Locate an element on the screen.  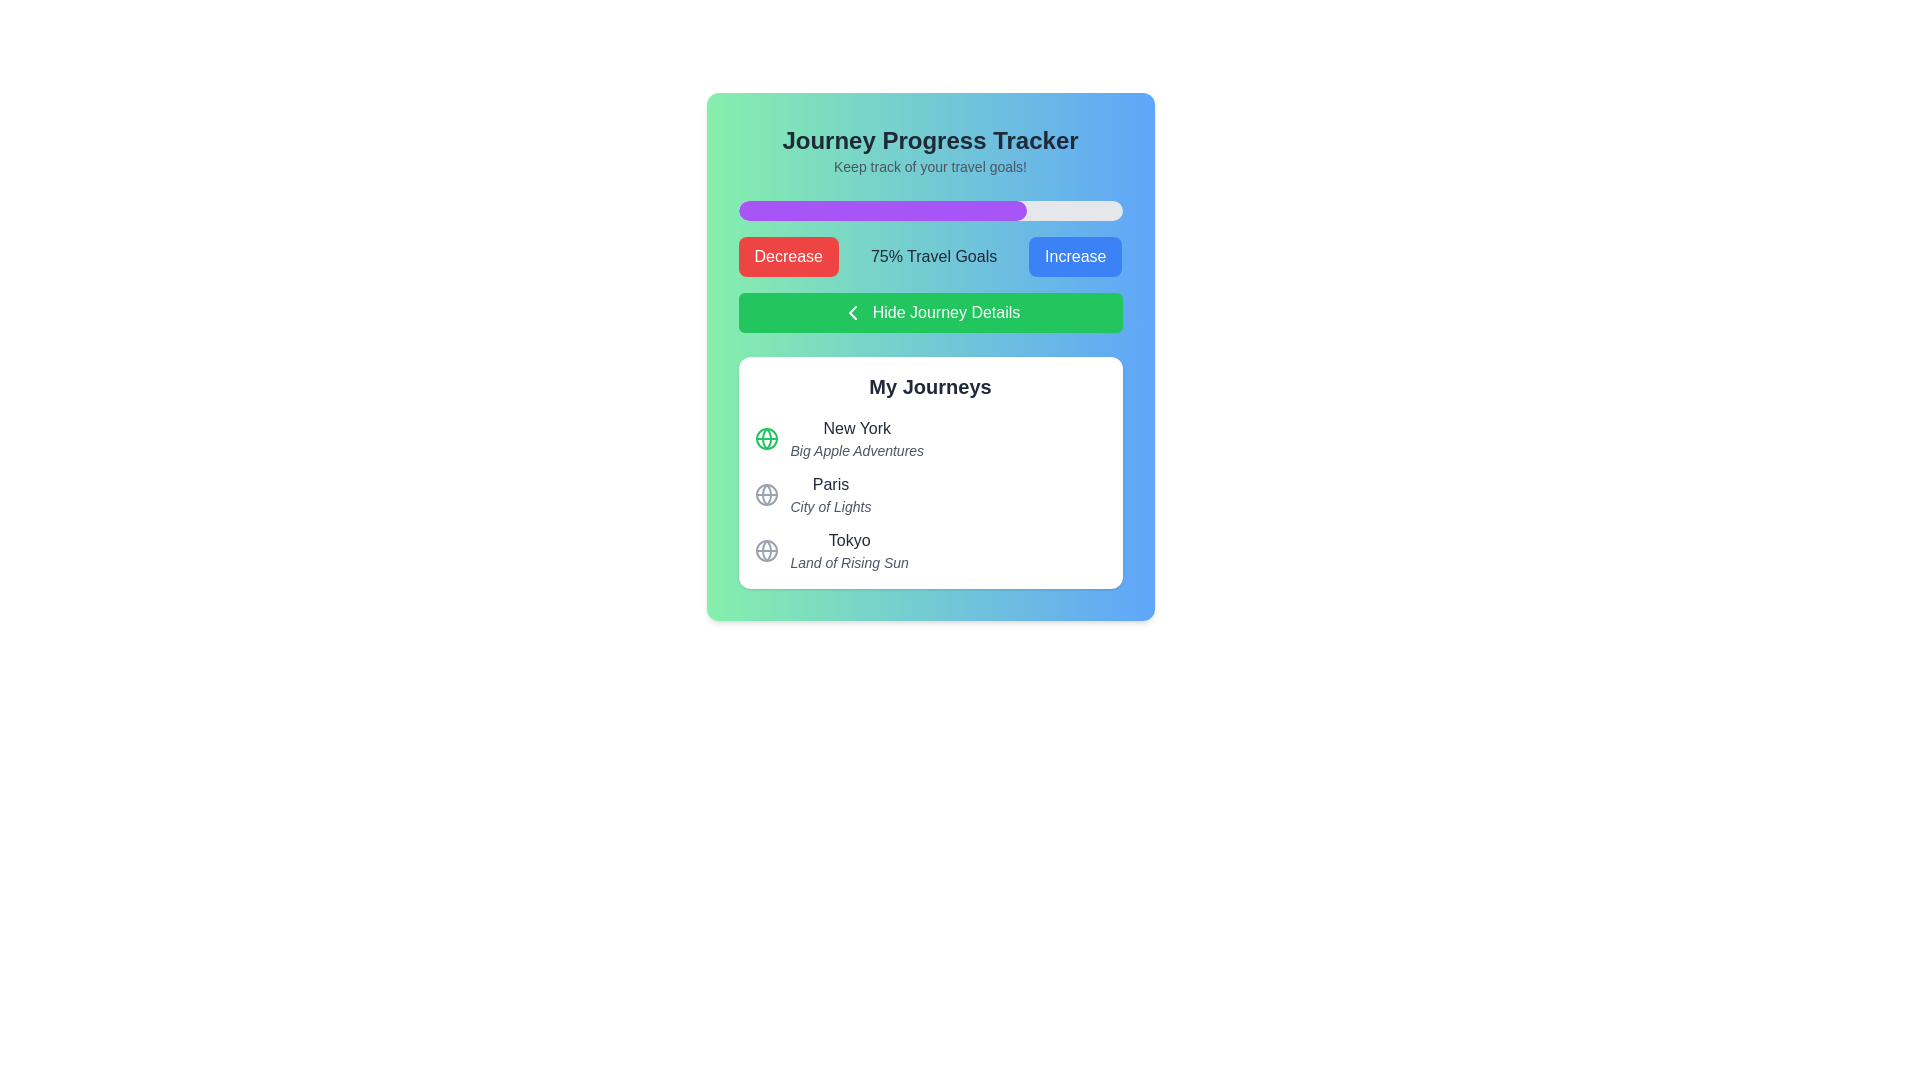
the text label that reads 'City of Lights', which is a small, italicized font in light gray, positioned below the 'Paris' text in the 'My Journeys' section is located at coordinates (830, 505).